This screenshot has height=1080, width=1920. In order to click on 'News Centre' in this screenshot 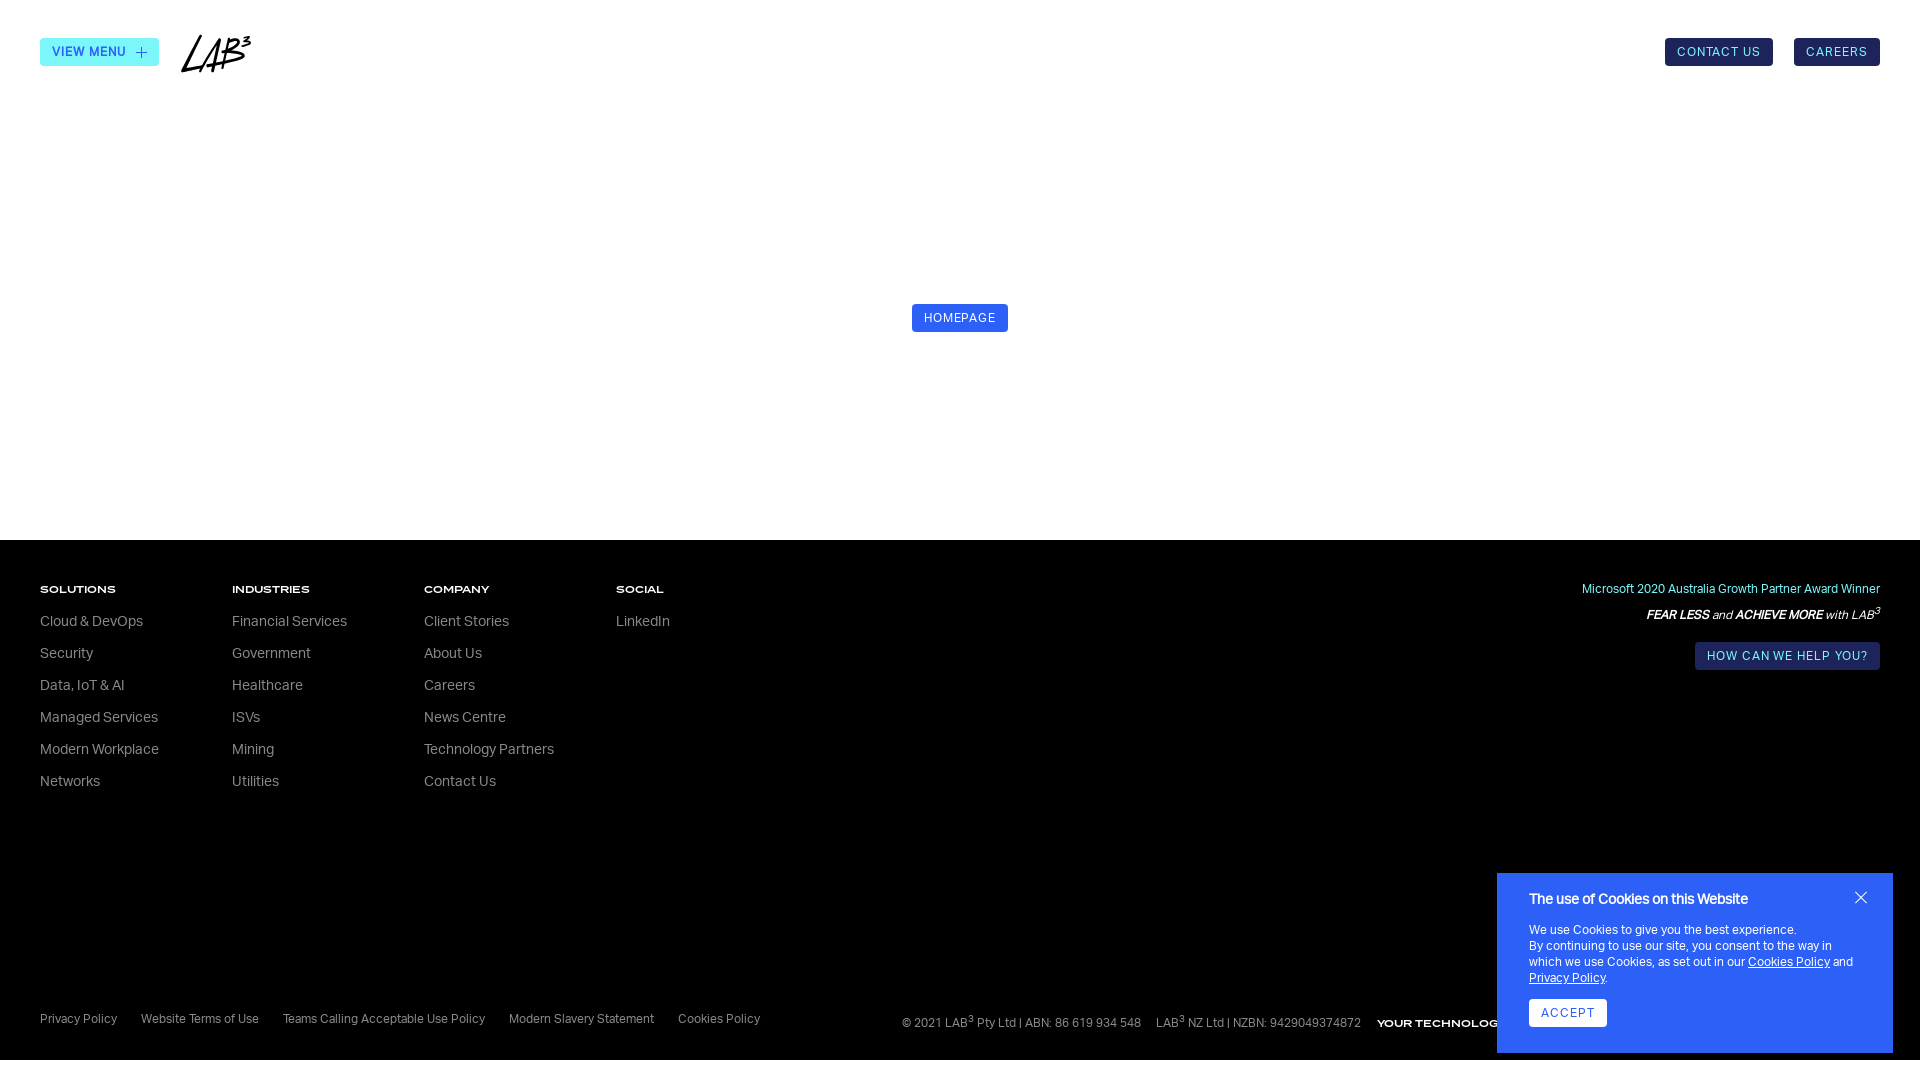, I will do `click(422, 716)`.